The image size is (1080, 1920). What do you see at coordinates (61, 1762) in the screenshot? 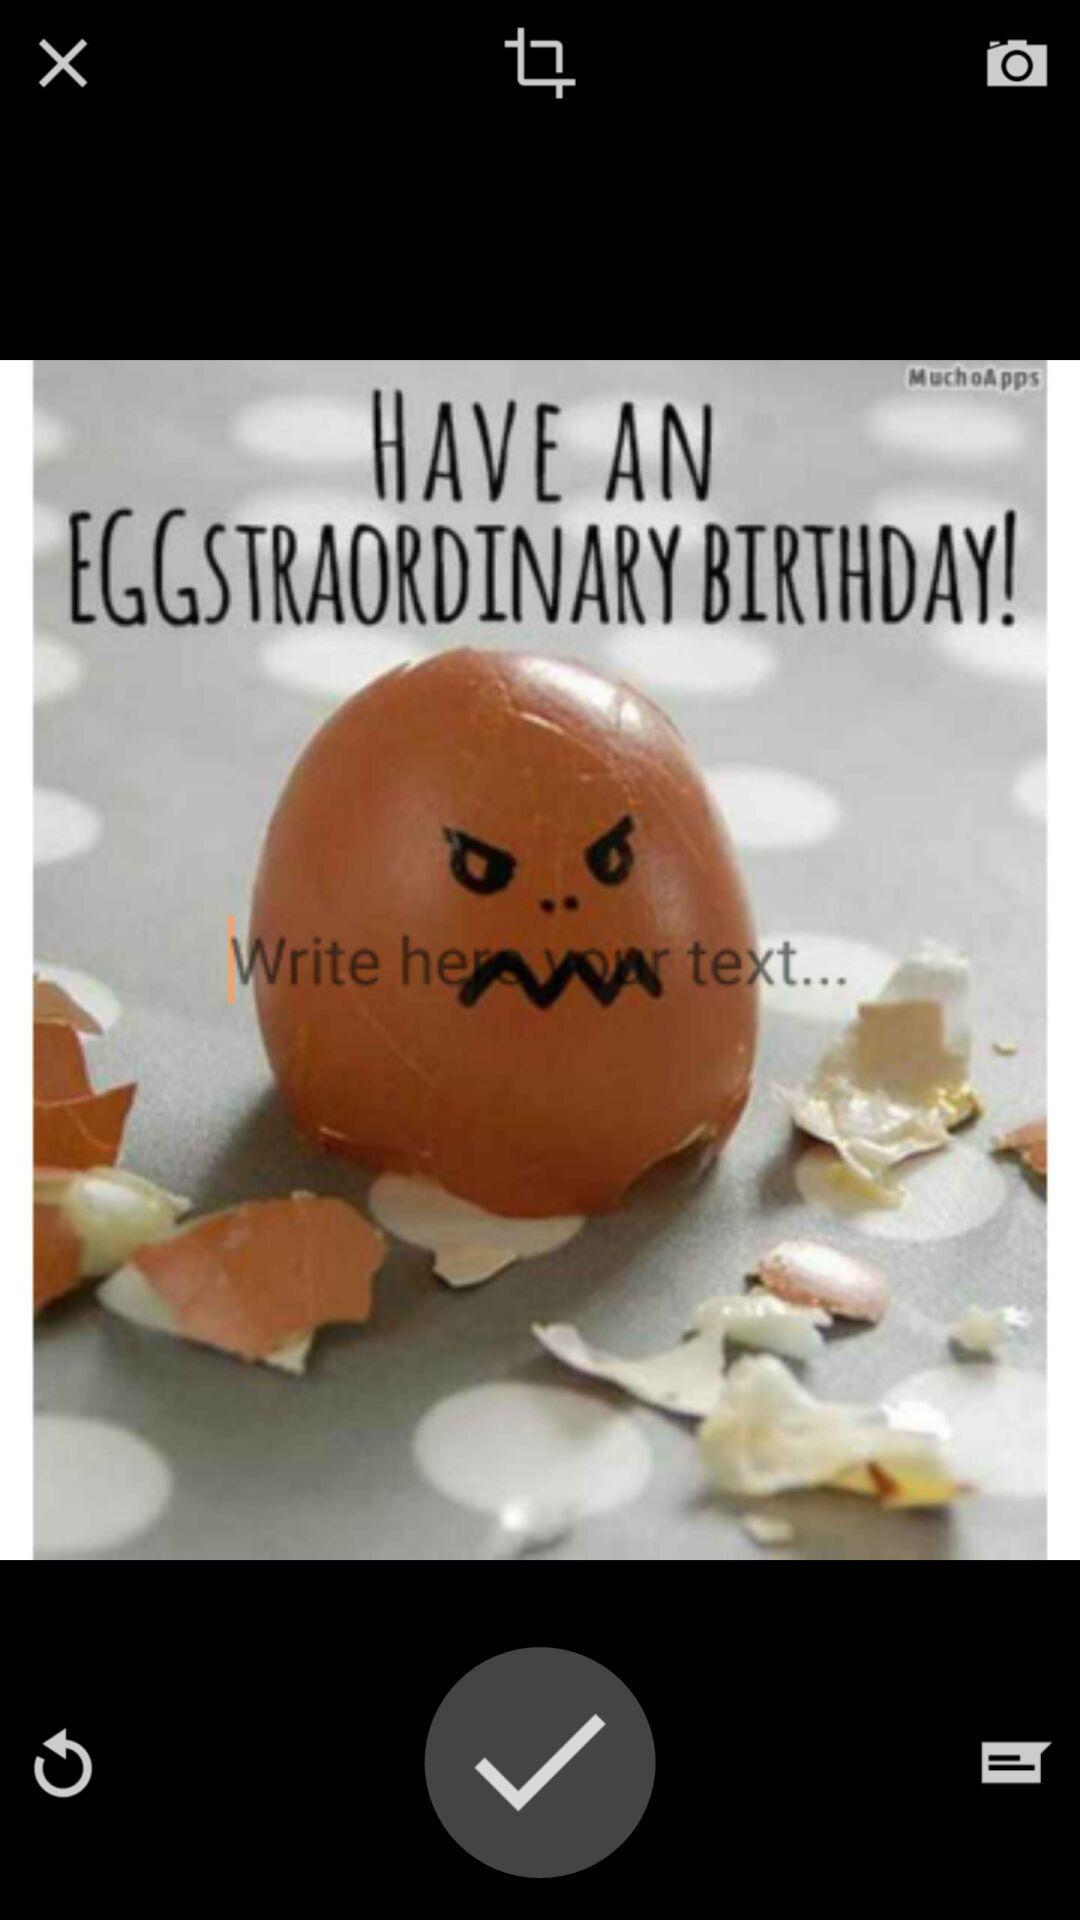
I see `undo option` at bounding box center [61, 1762].